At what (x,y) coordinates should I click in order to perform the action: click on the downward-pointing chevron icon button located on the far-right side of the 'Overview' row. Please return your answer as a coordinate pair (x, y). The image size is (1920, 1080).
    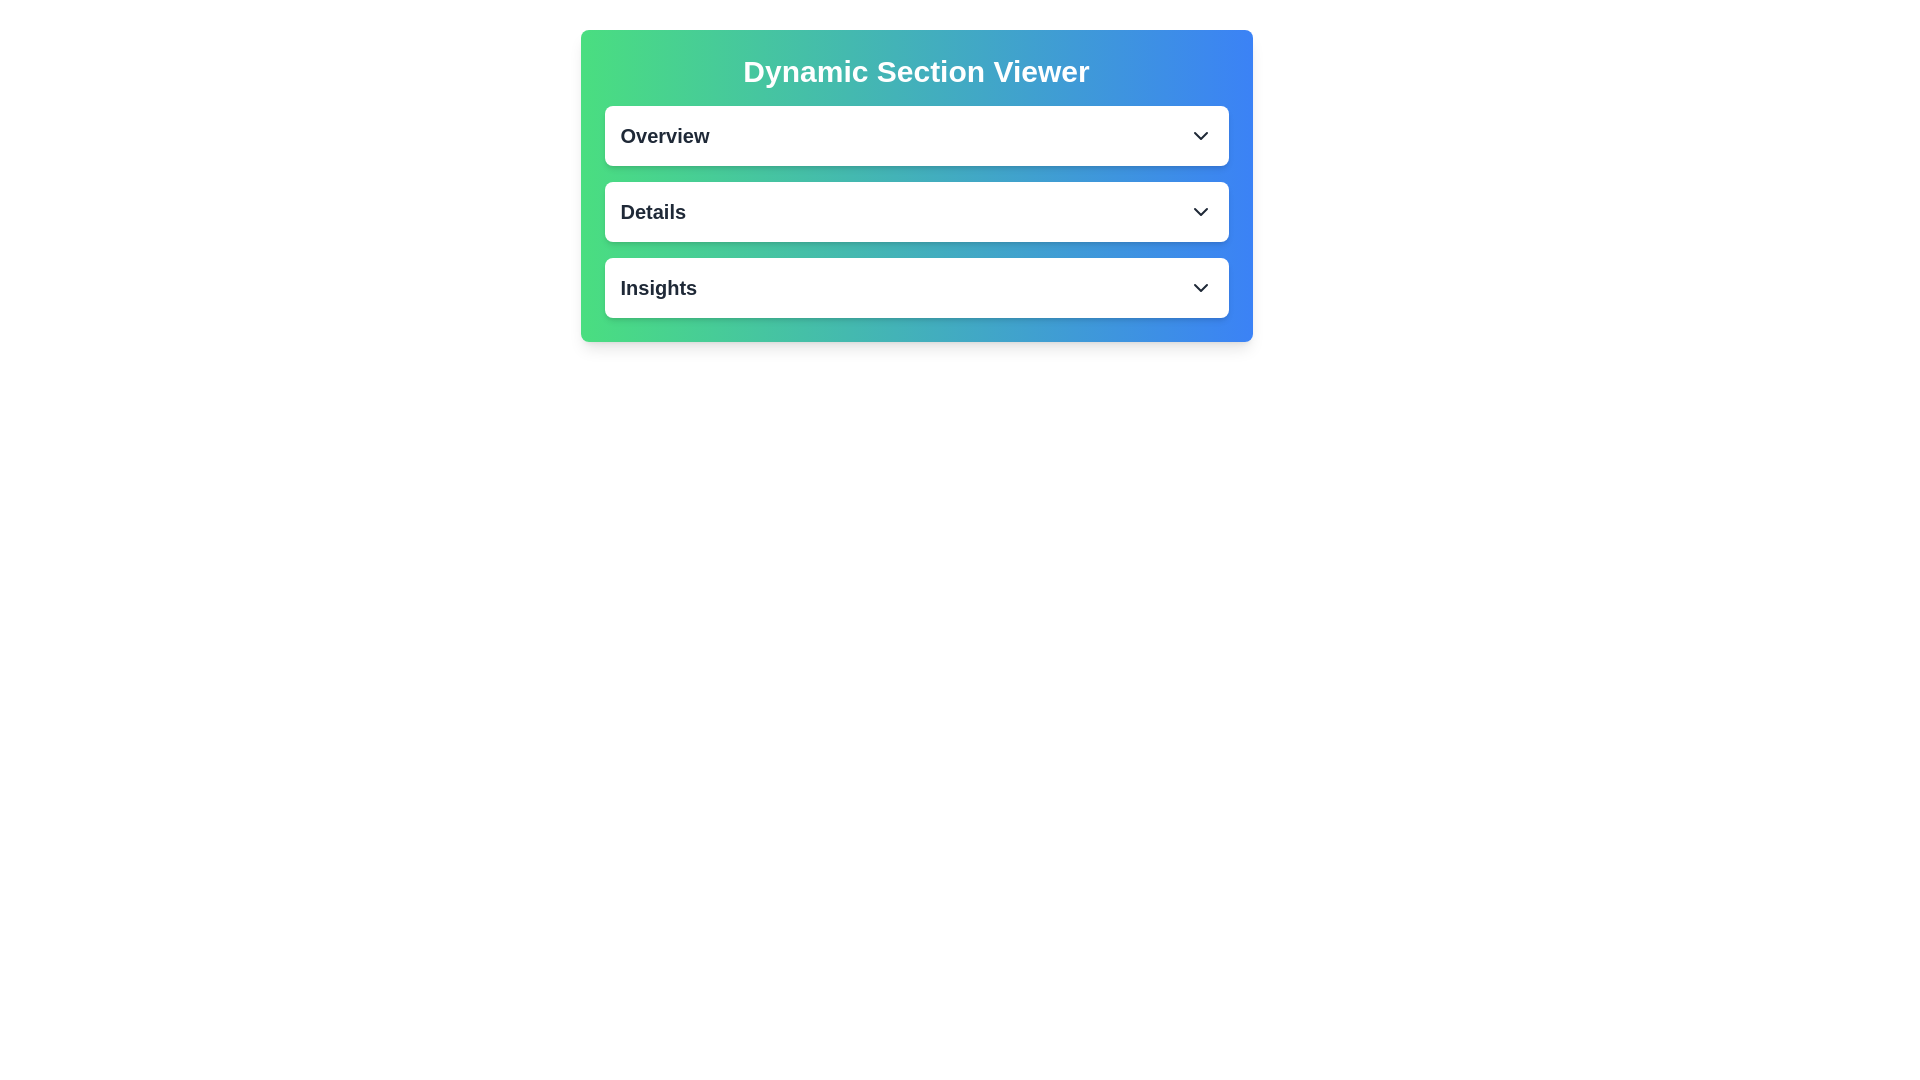
    Looking at the image, I should click on (1200, 135).